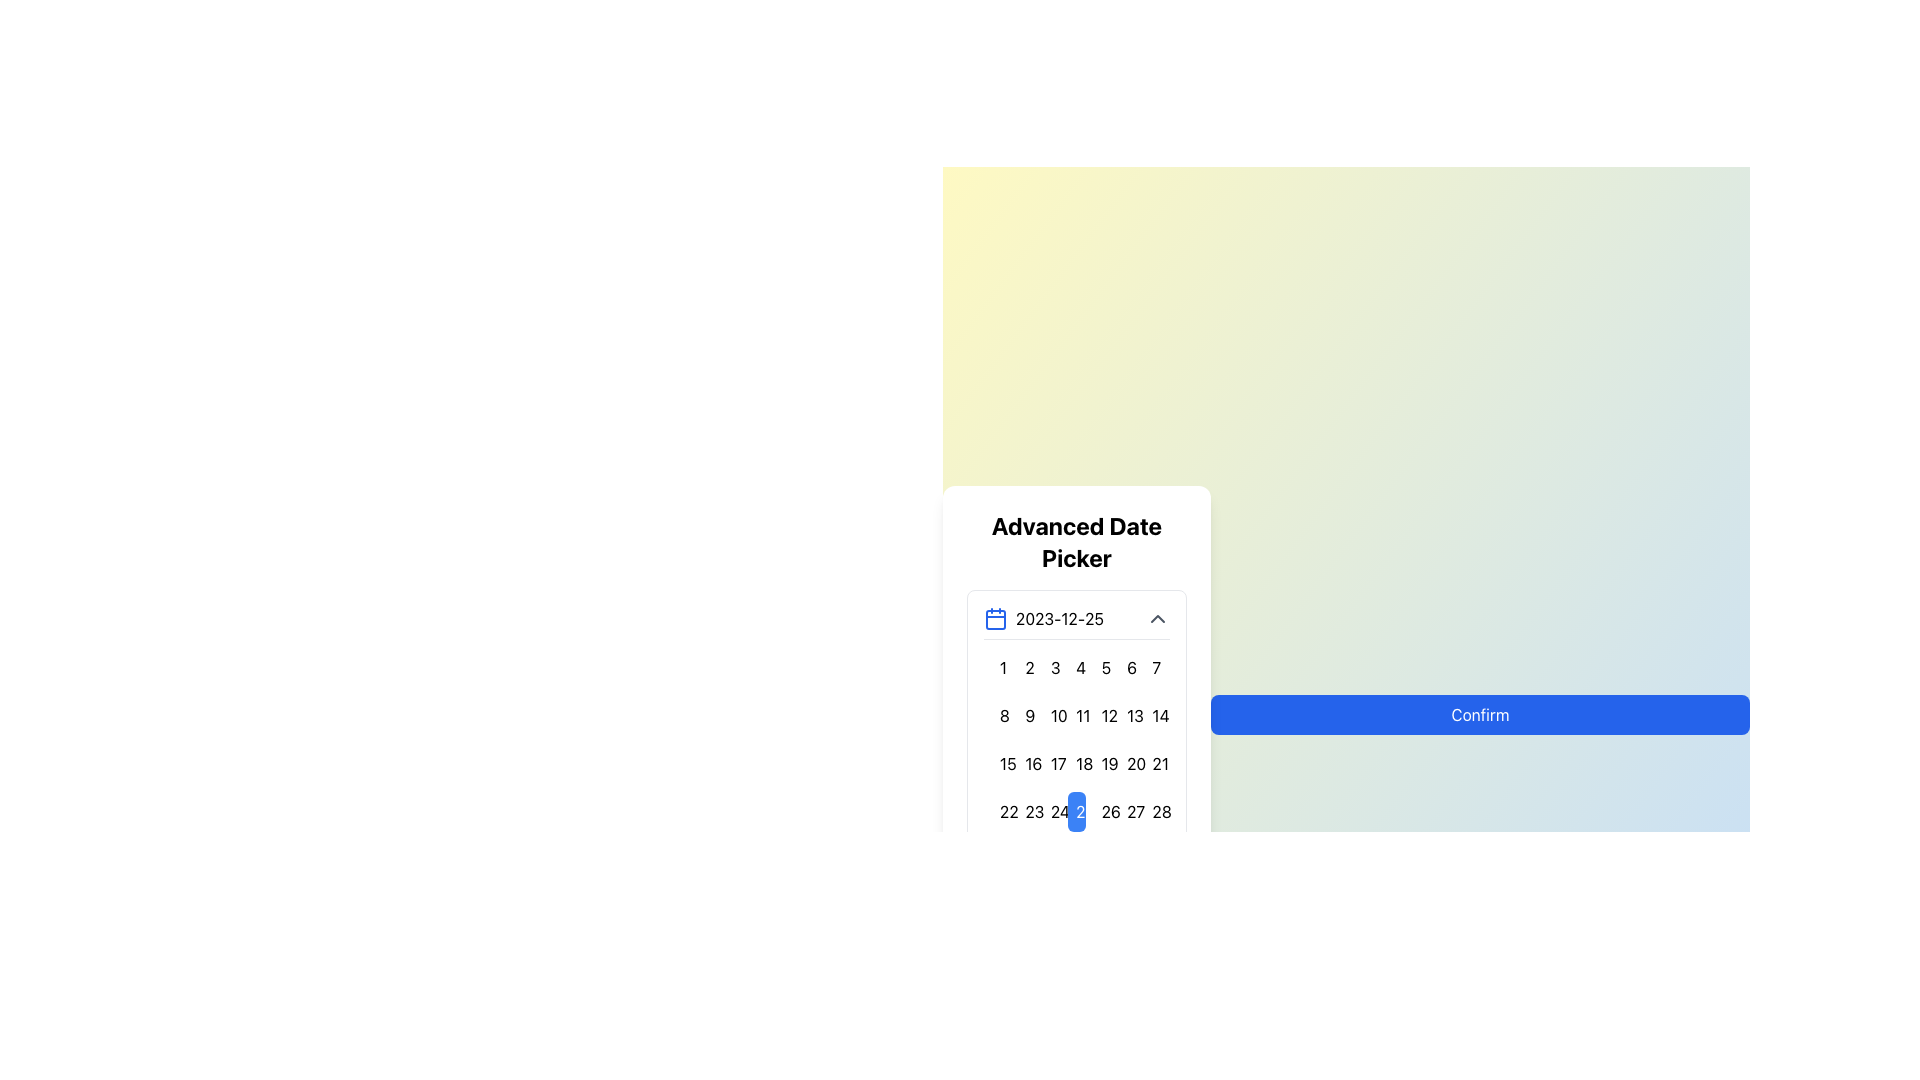  What do you see at coordinates (1127, 763) in the screenshot?
I see `the selectable day '20' in the calendar interface to trigger a visual effect` at bounding box center [1127, 763].